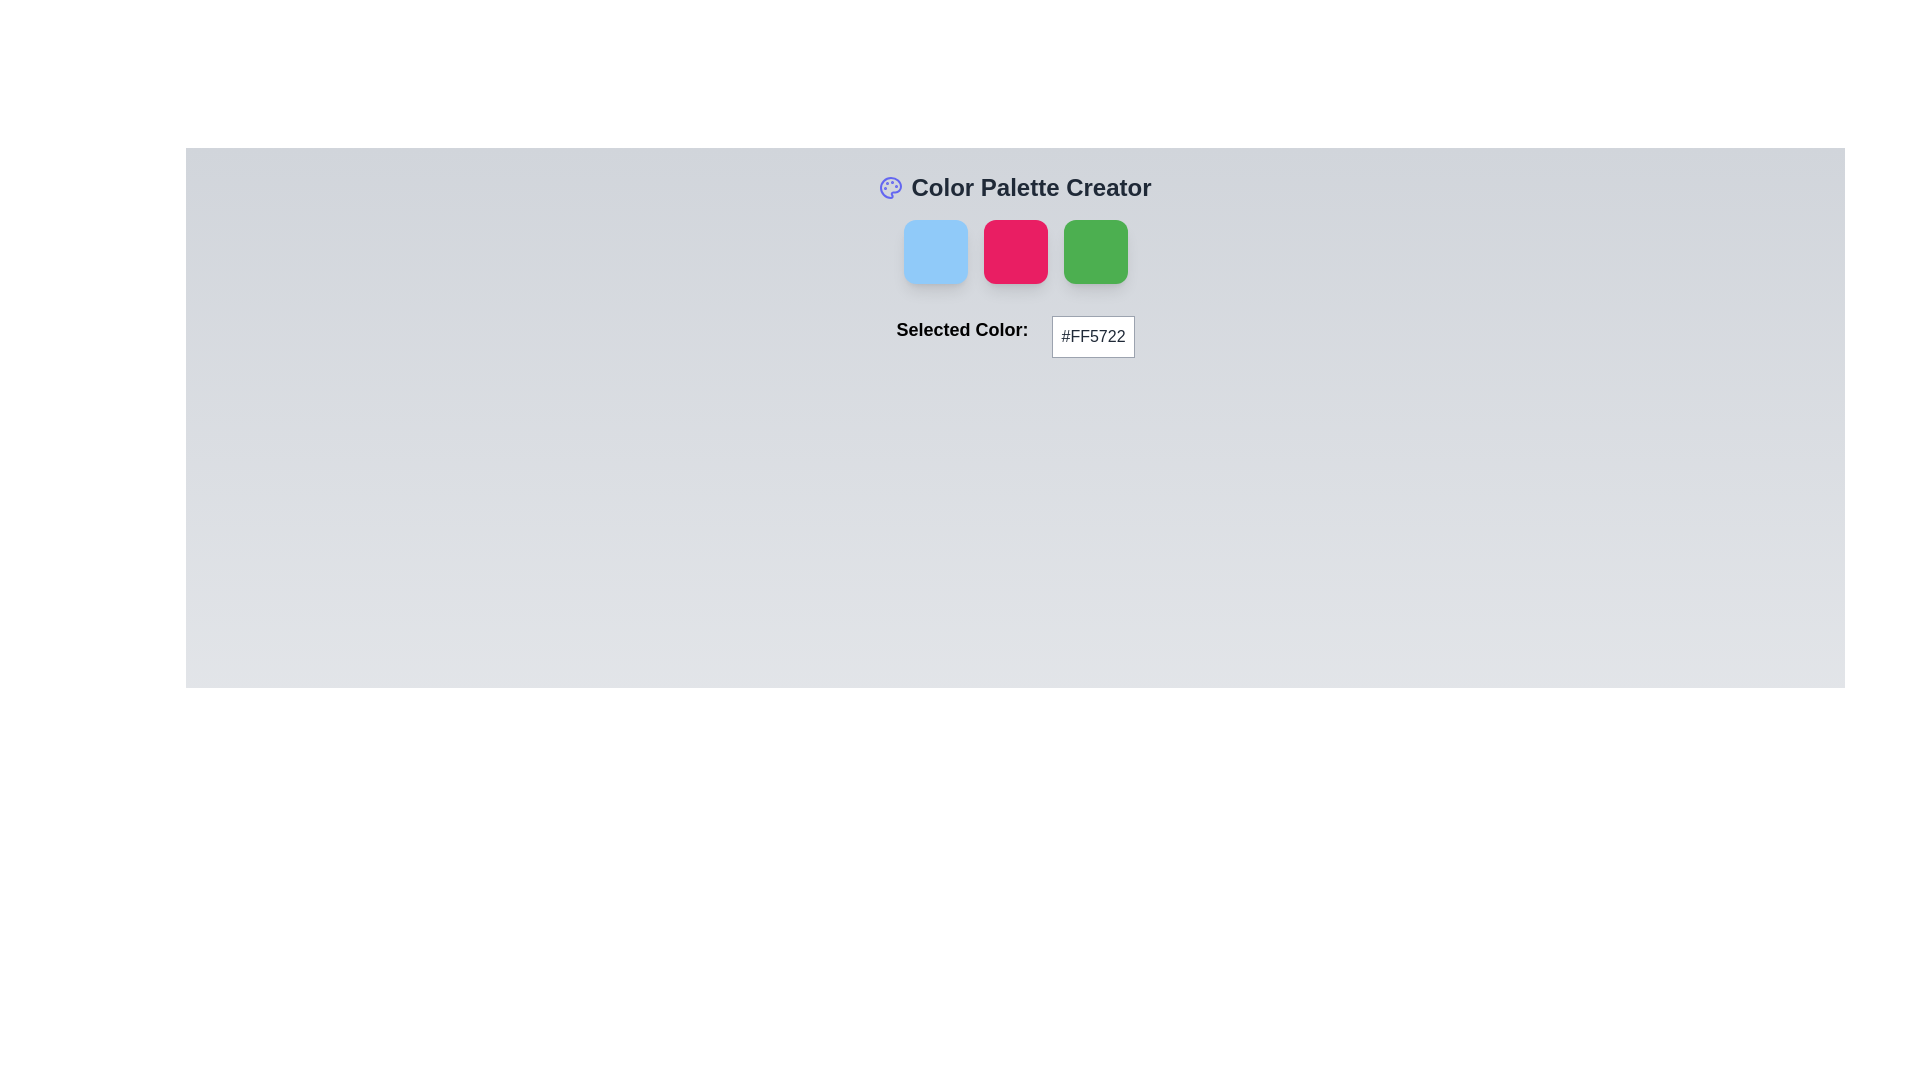 This screenshot has width=1920, height=1080. I want to click on the 'Color Palette Creator' text with icon element, which features a bold title and an indigo palette icon, so click(1015, 188).